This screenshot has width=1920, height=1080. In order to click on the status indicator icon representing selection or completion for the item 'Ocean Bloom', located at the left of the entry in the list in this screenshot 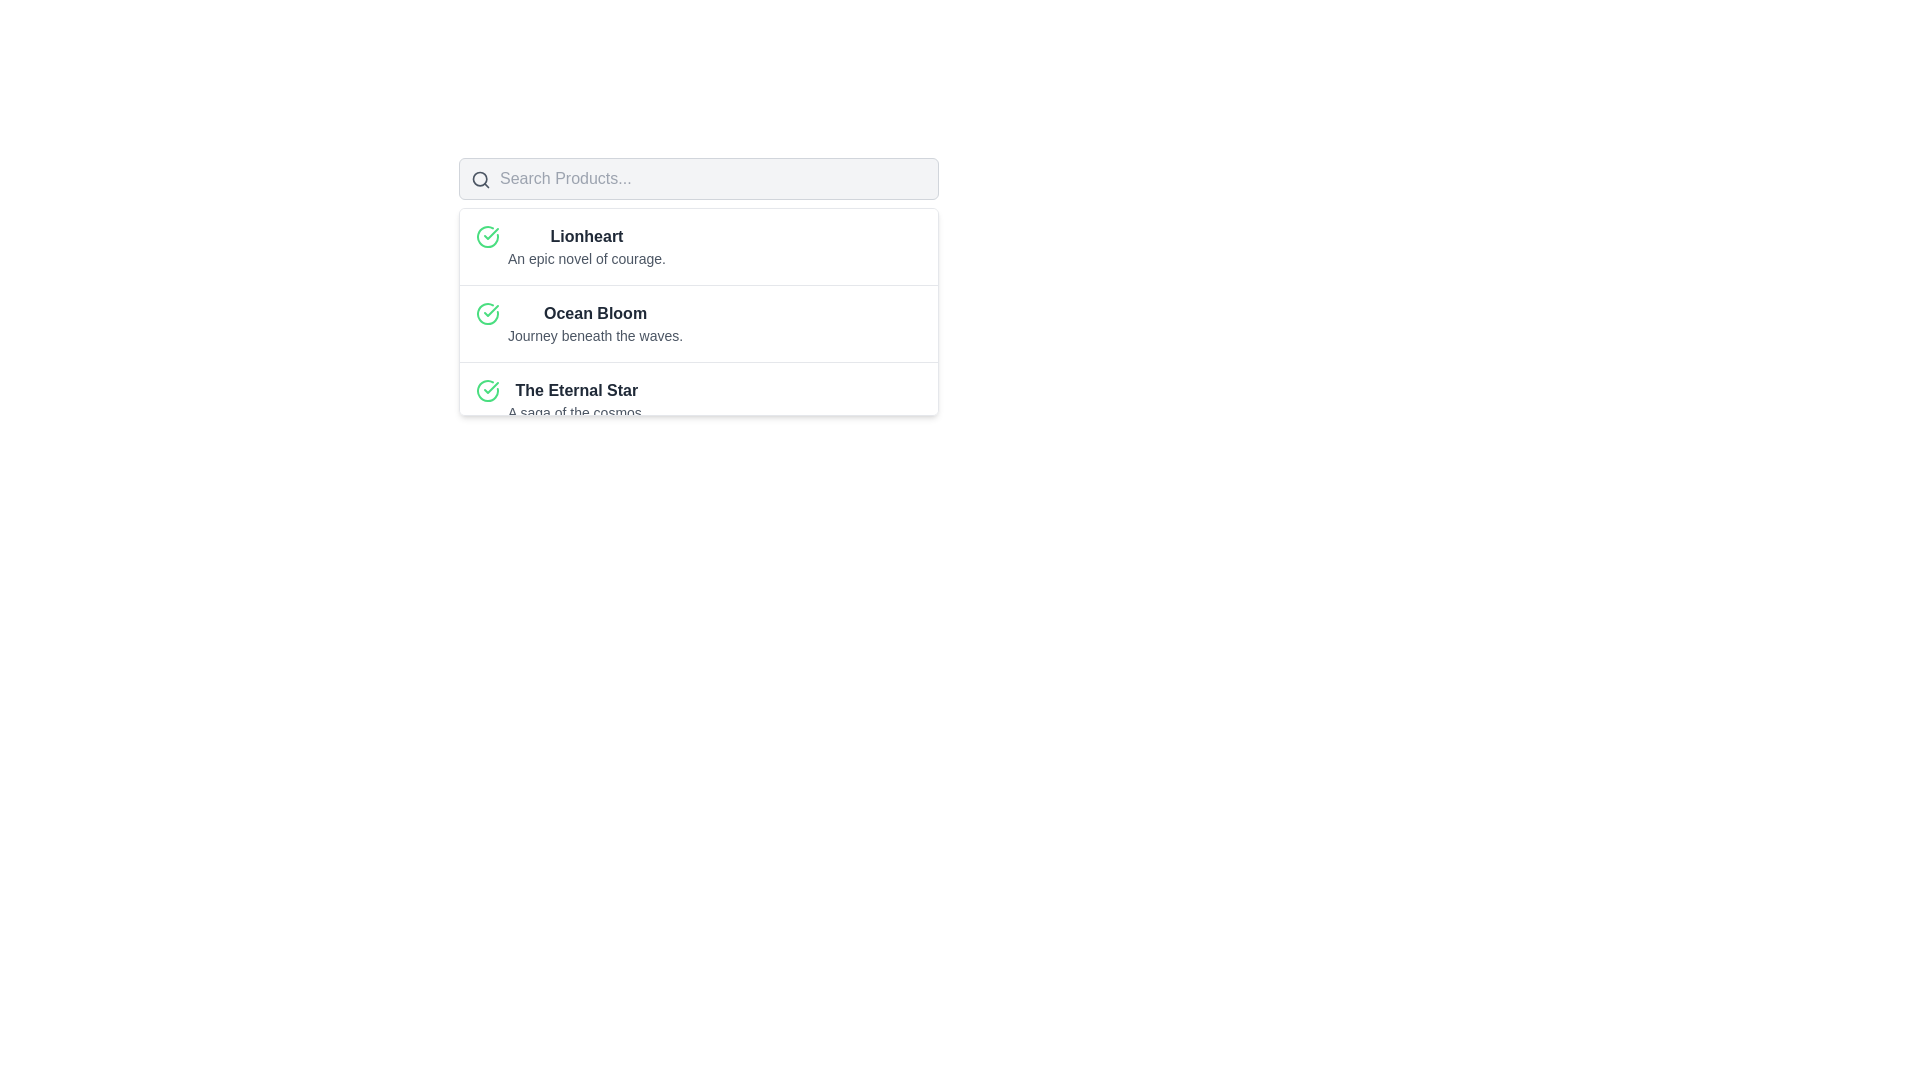, I will do `click(488, 313)`.